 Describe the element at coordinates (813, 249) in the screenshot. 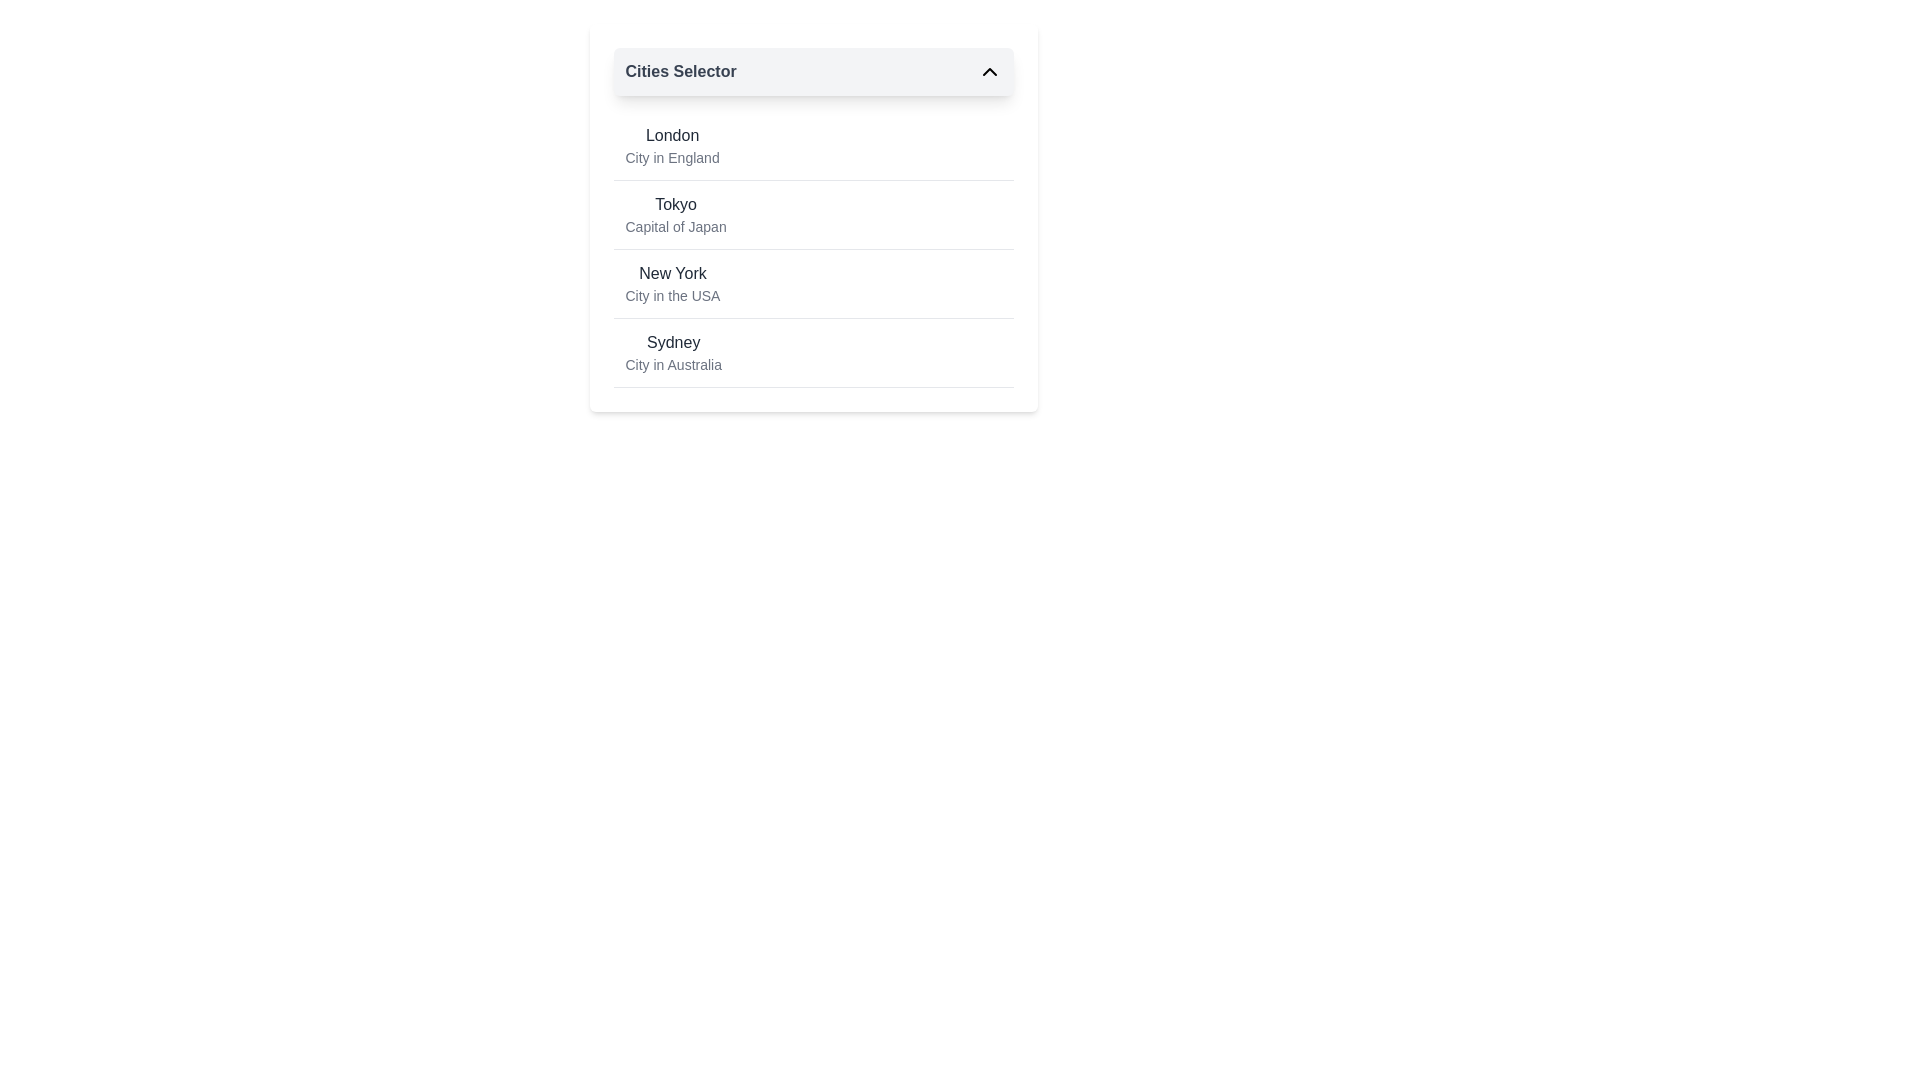

I see `the second item in the dropdown menu labeled 'Tokyo', which is described as 'Capital of Japan'` at that location.